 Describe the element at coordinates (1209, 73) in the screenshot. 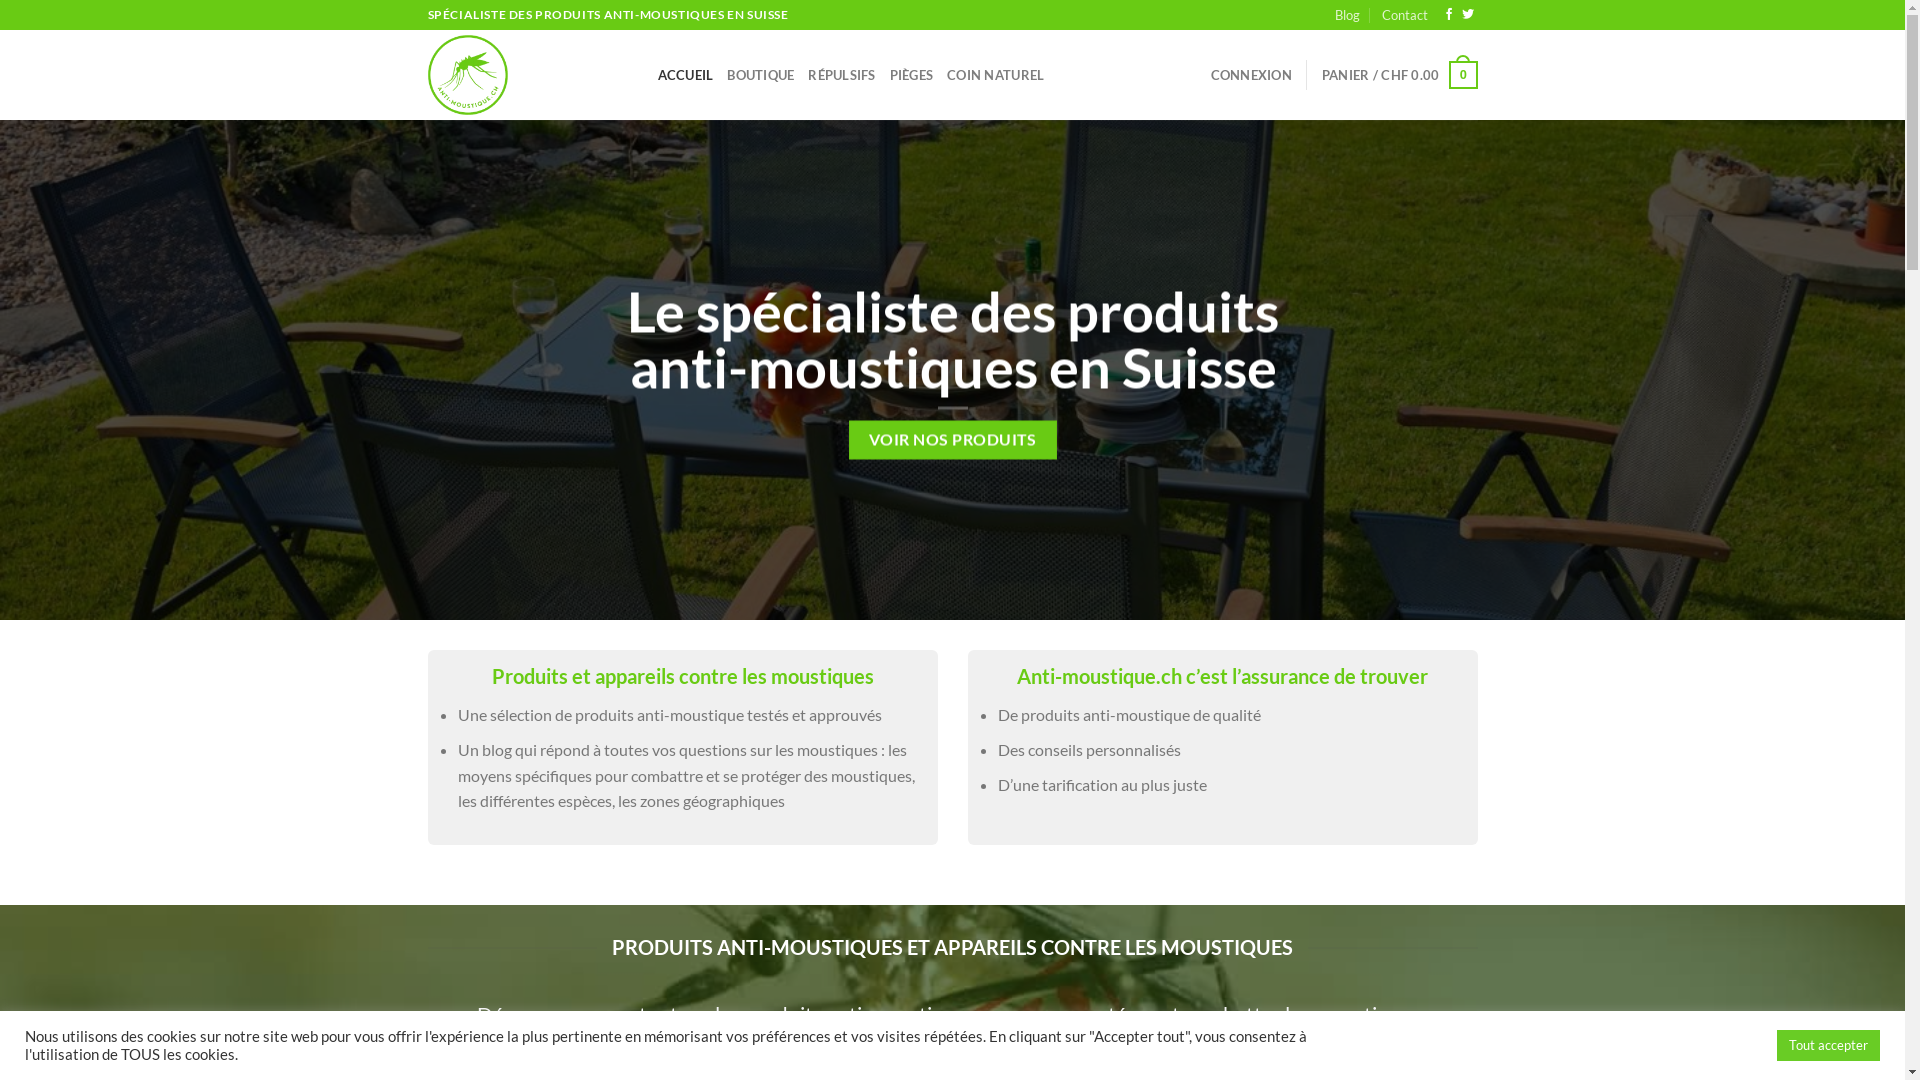

I see `'CONNEXION'` at that location.